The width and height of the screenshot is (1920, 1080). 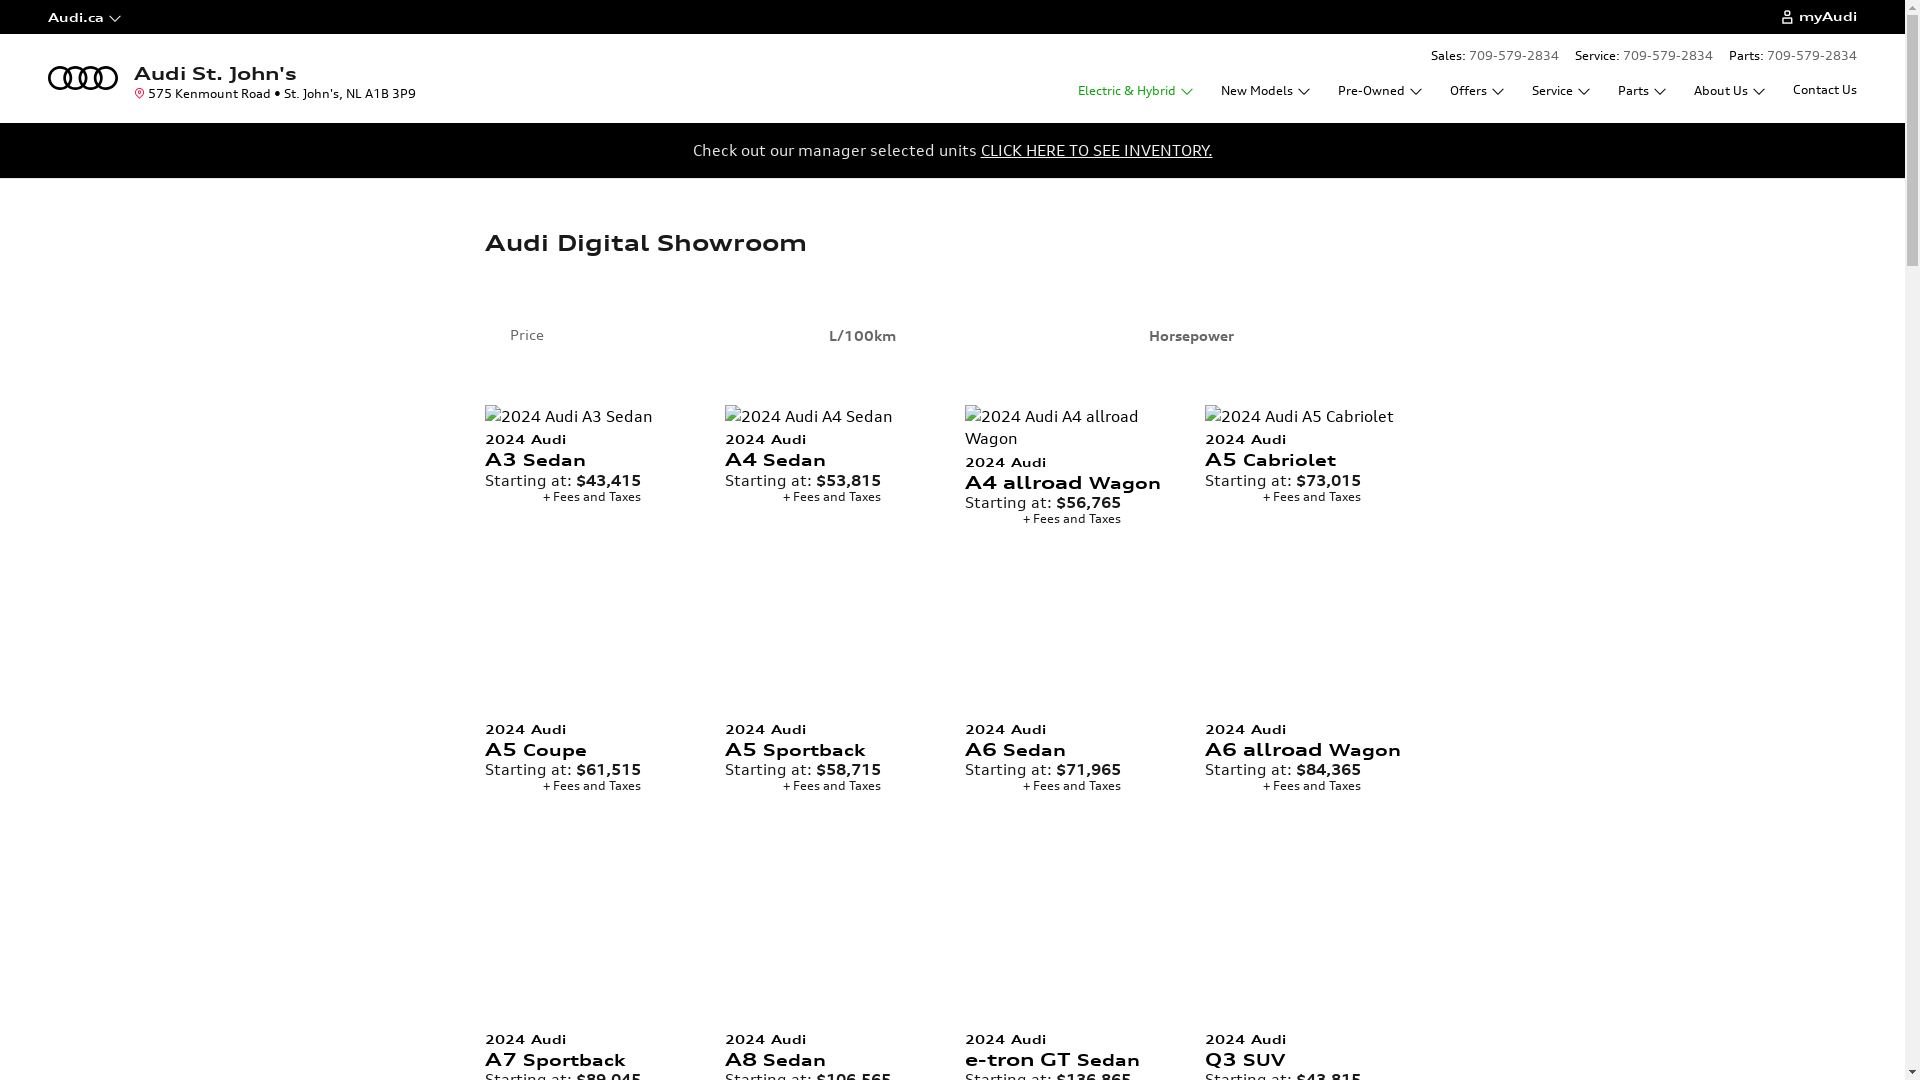 What do you see at coordinates (822, 1046) in the screenshot?
I see `'2024 Audi A8 Sedan'` at bounding box center [822, 1046].